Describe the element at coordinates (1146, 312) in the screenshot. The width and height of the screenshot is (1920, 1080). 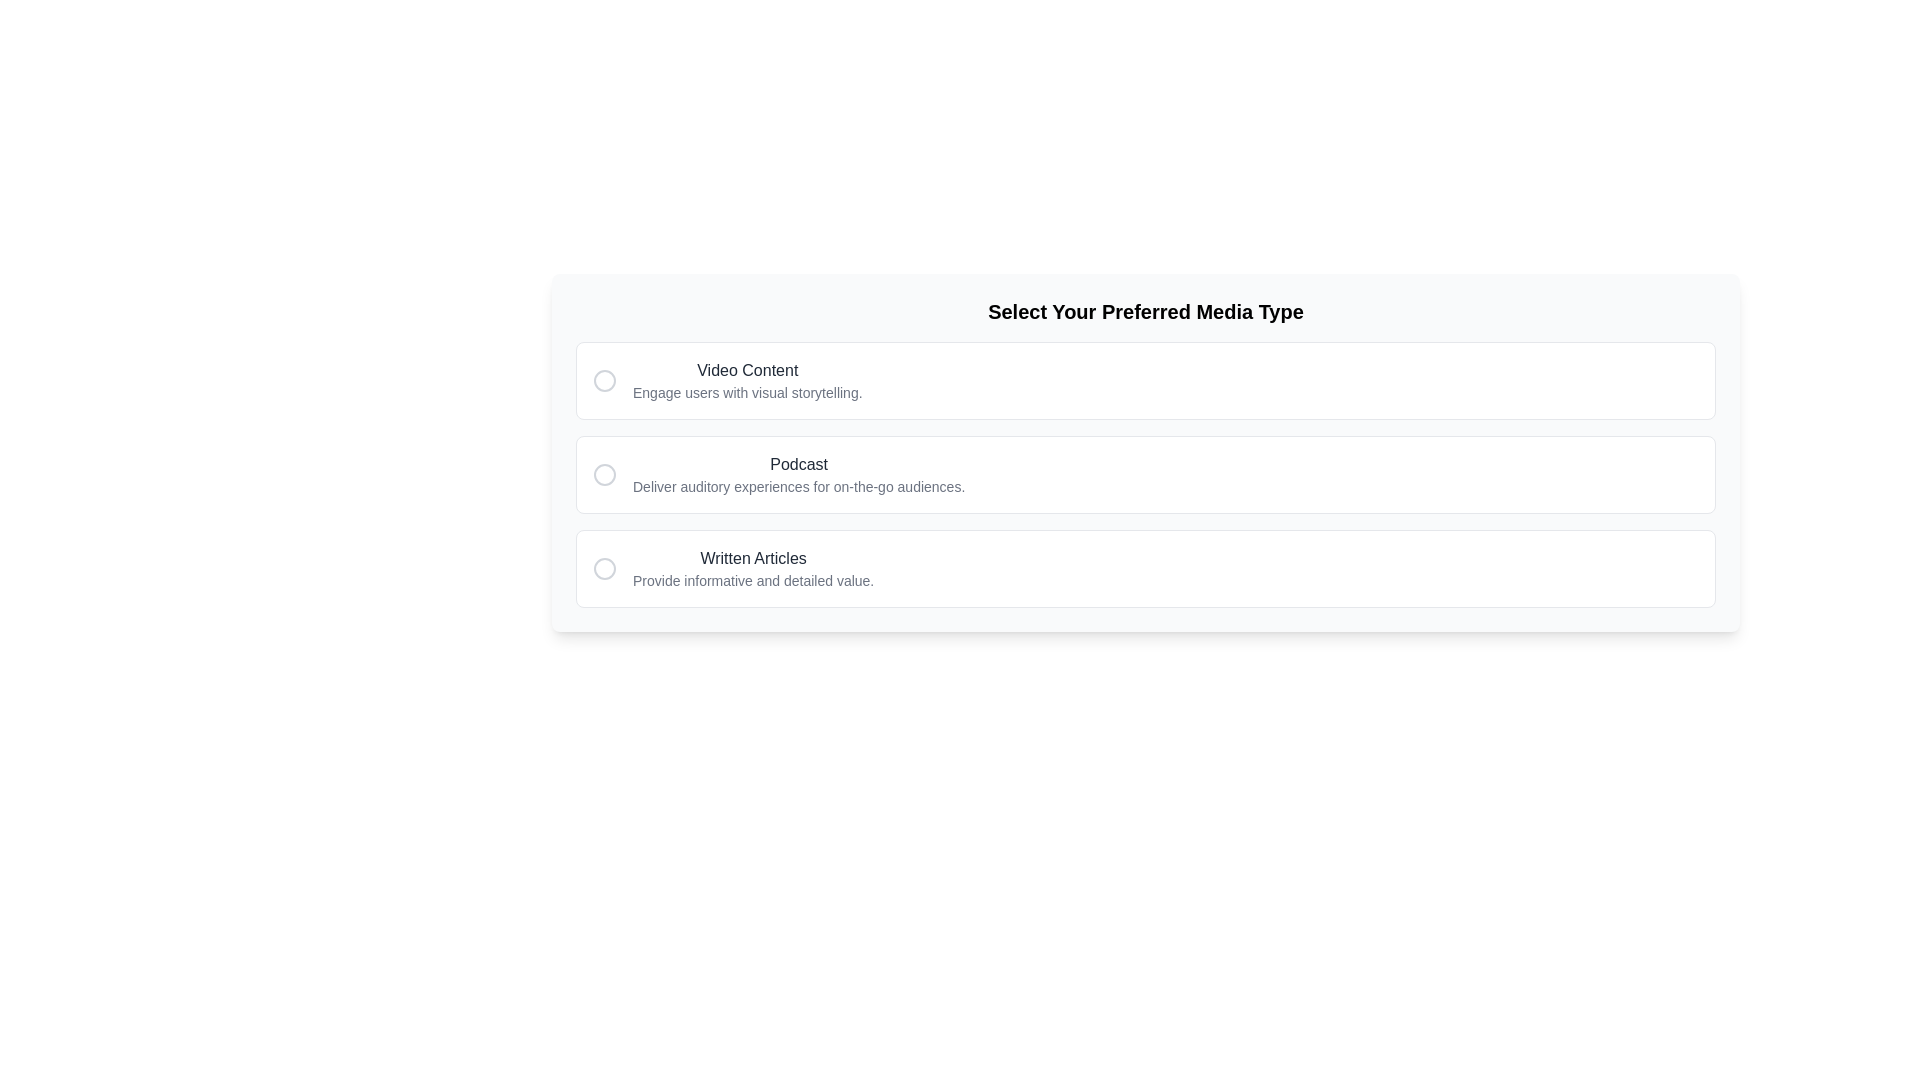
I see `text heading labeled 'Select Your Preferred Media Type', which is a bold and large-font title located at the top of the card-like section` at that location.